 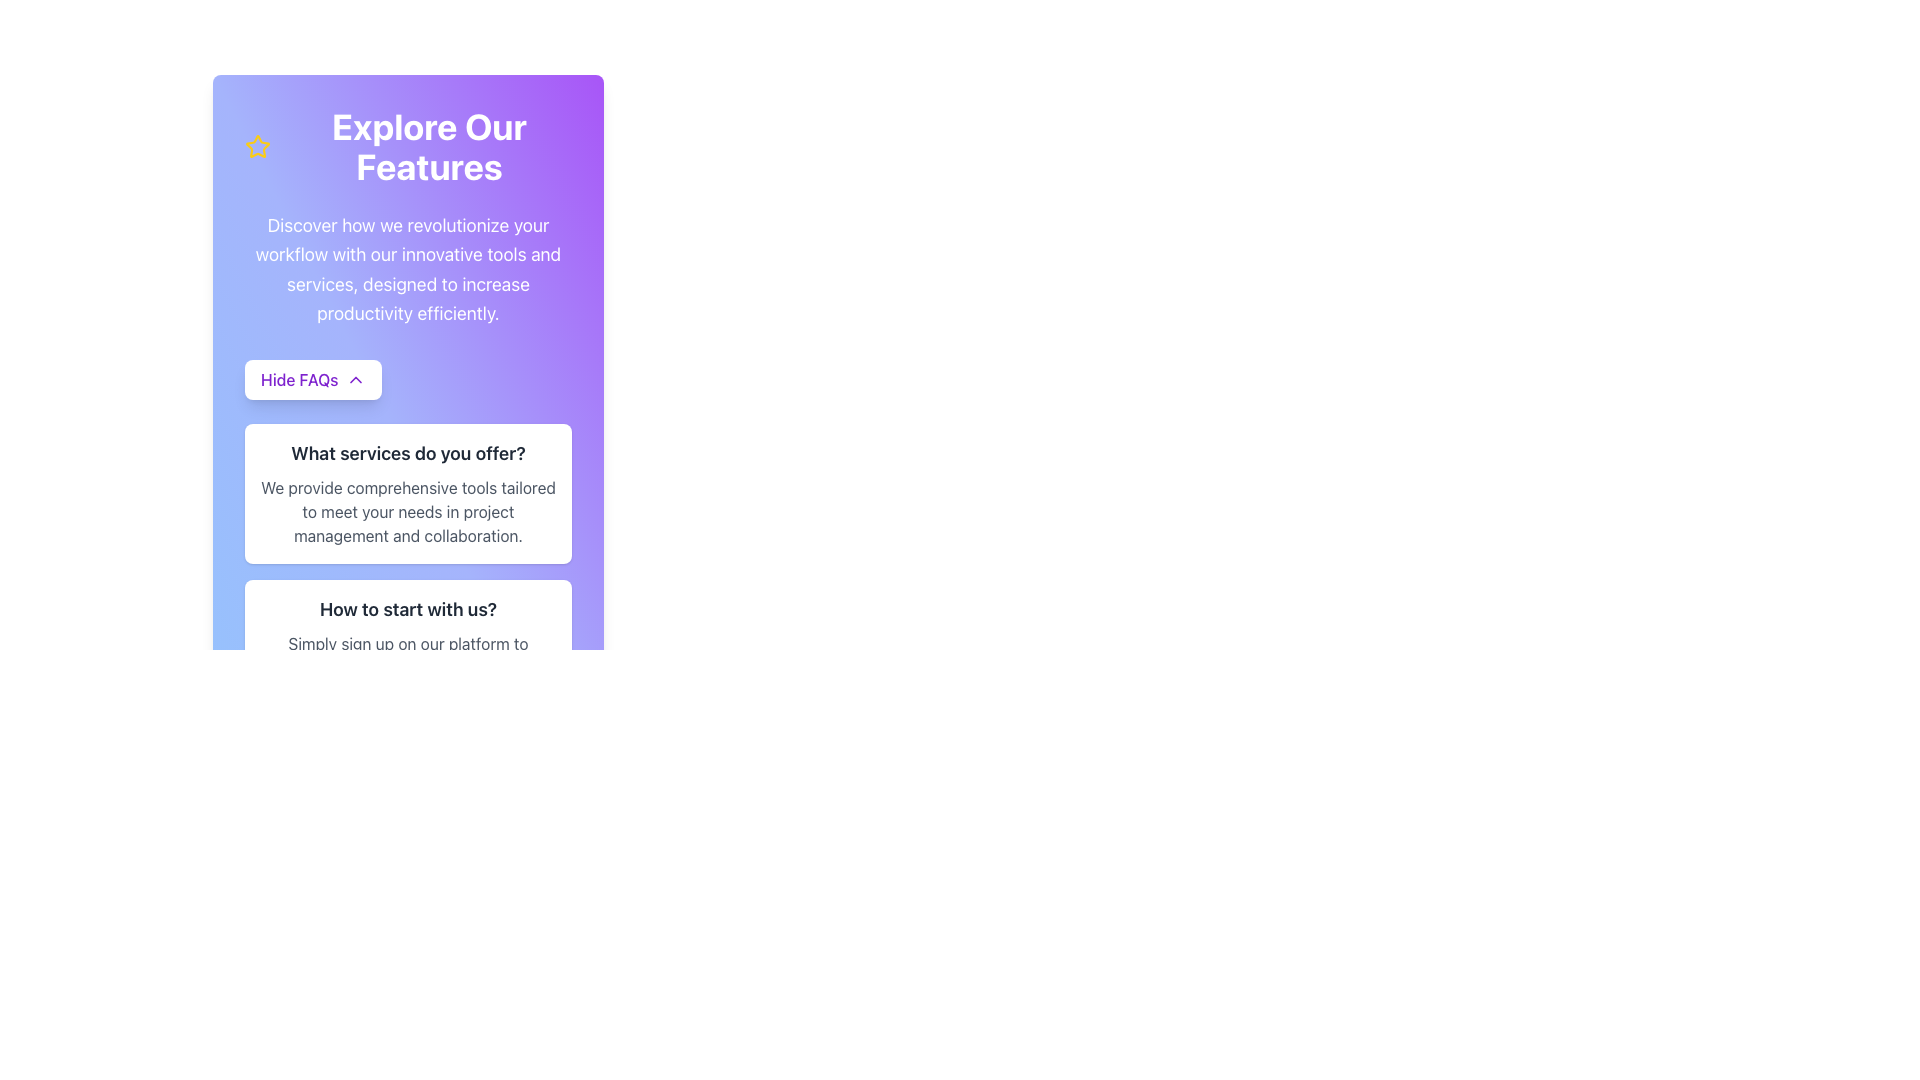 I want to click on the upward-facing chevron icon located on the right side of the 'Hide FAQs' button, so click(x=356, y=380).